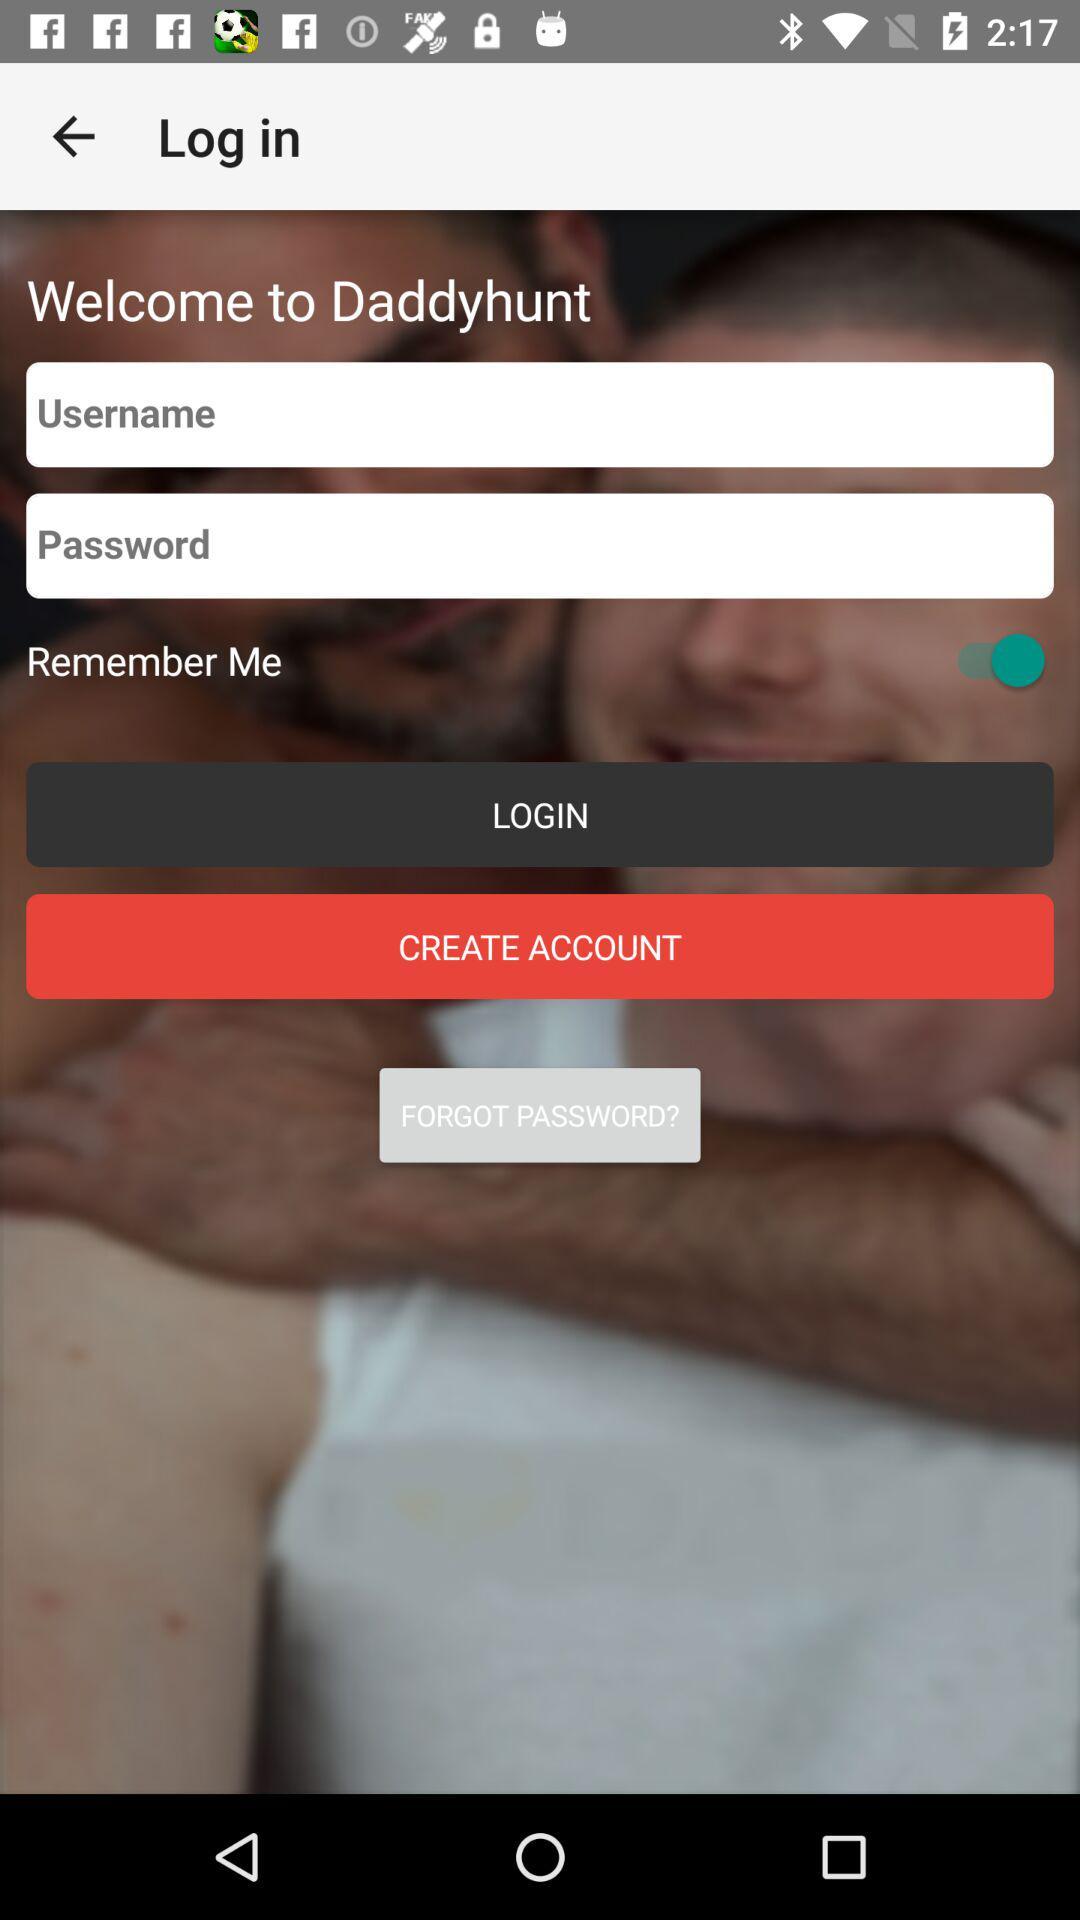 The width and height of the screenshot is (1080, 1920). I want to click on forgot password? item, so click(540, 1114).